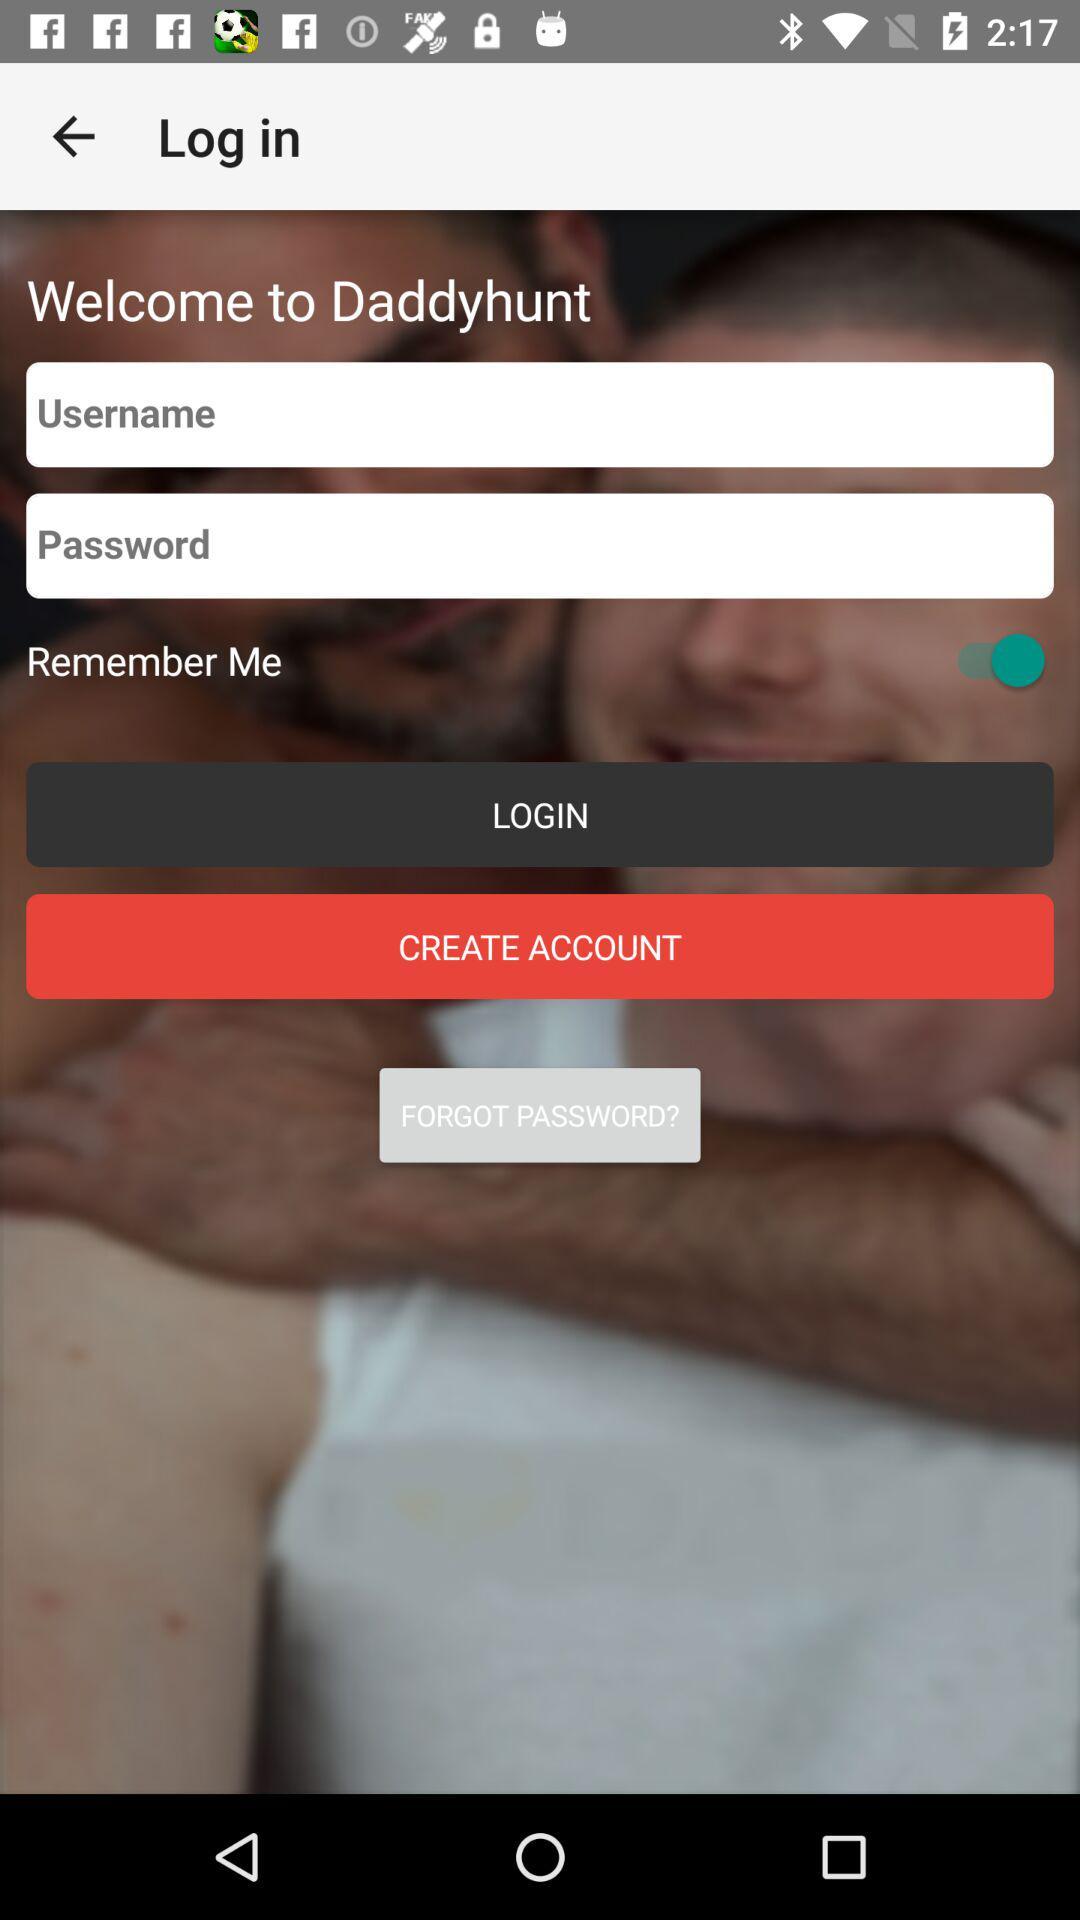 The width and height of the screenshot is (1080, 1920). I want to click on forgot password? item, so click(540, 1114).